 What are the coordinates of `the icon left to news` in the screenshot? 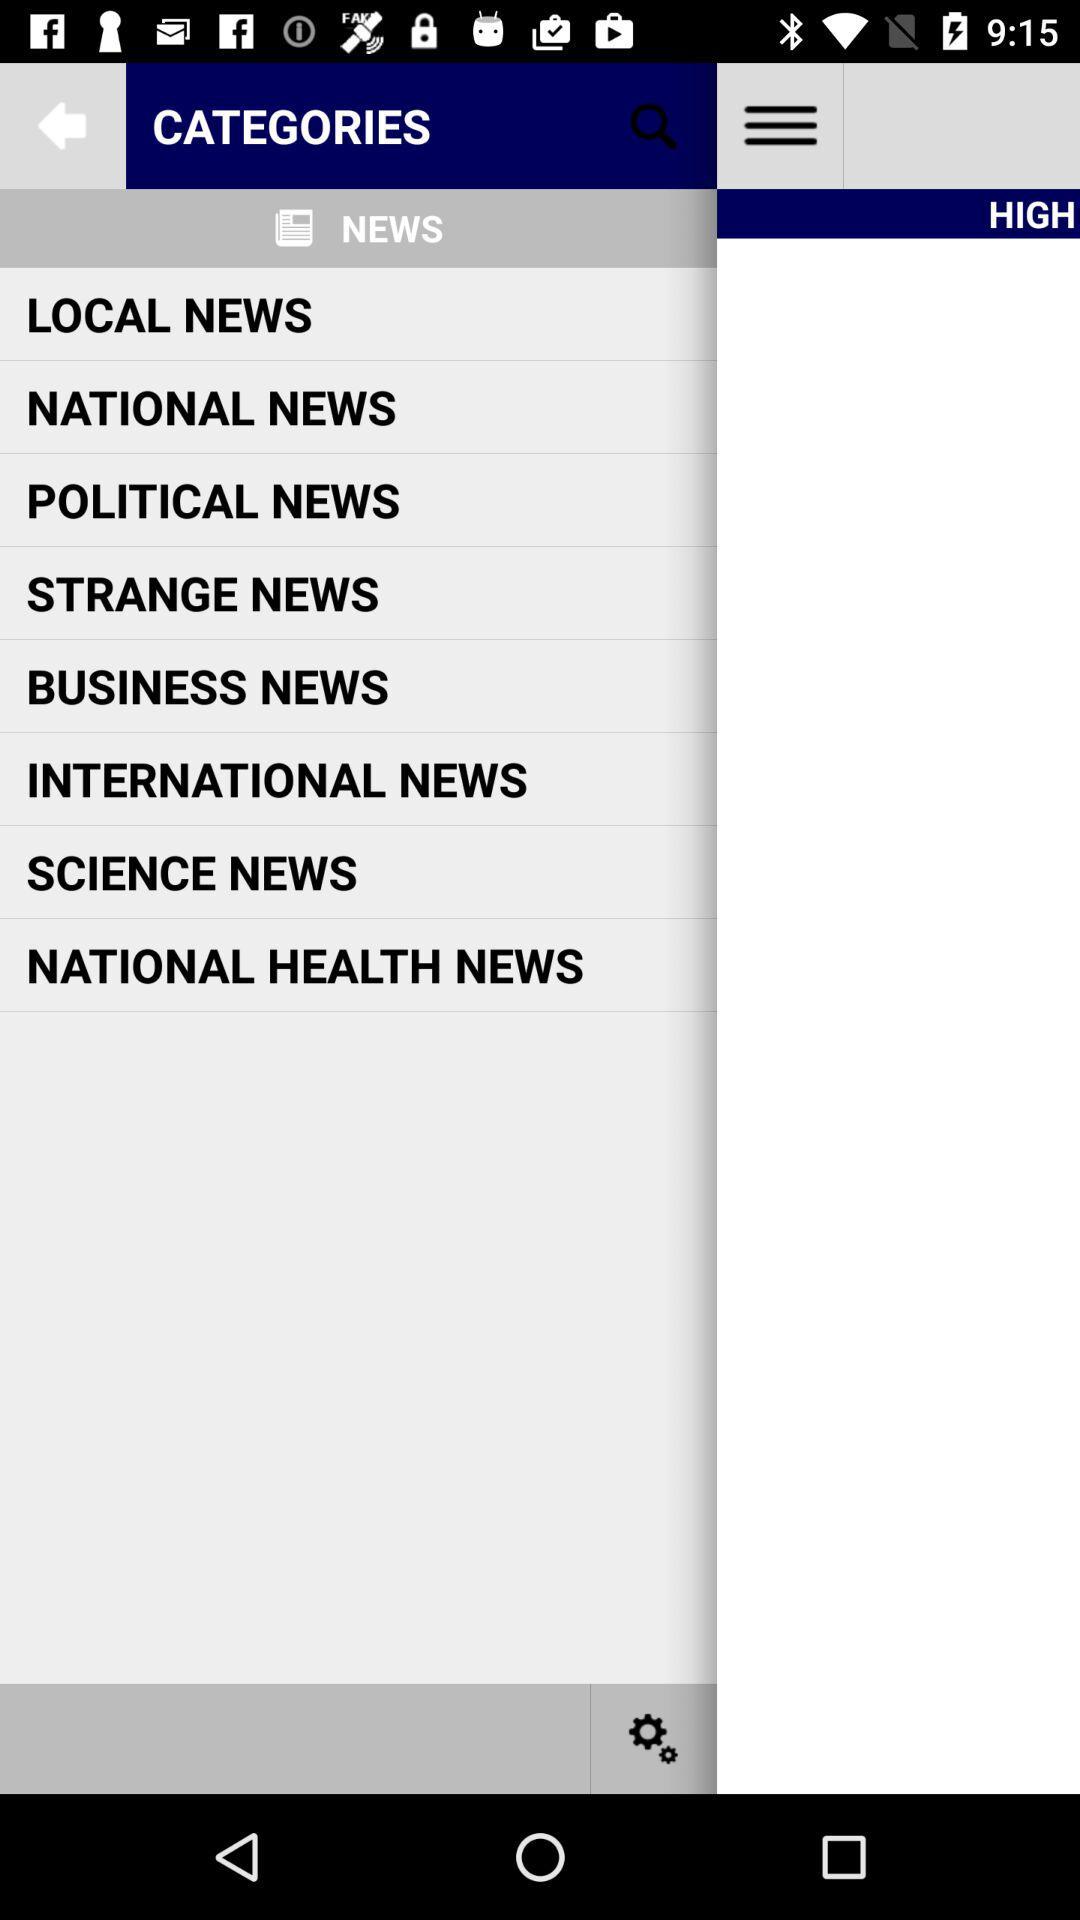 It's located at (293, 228).